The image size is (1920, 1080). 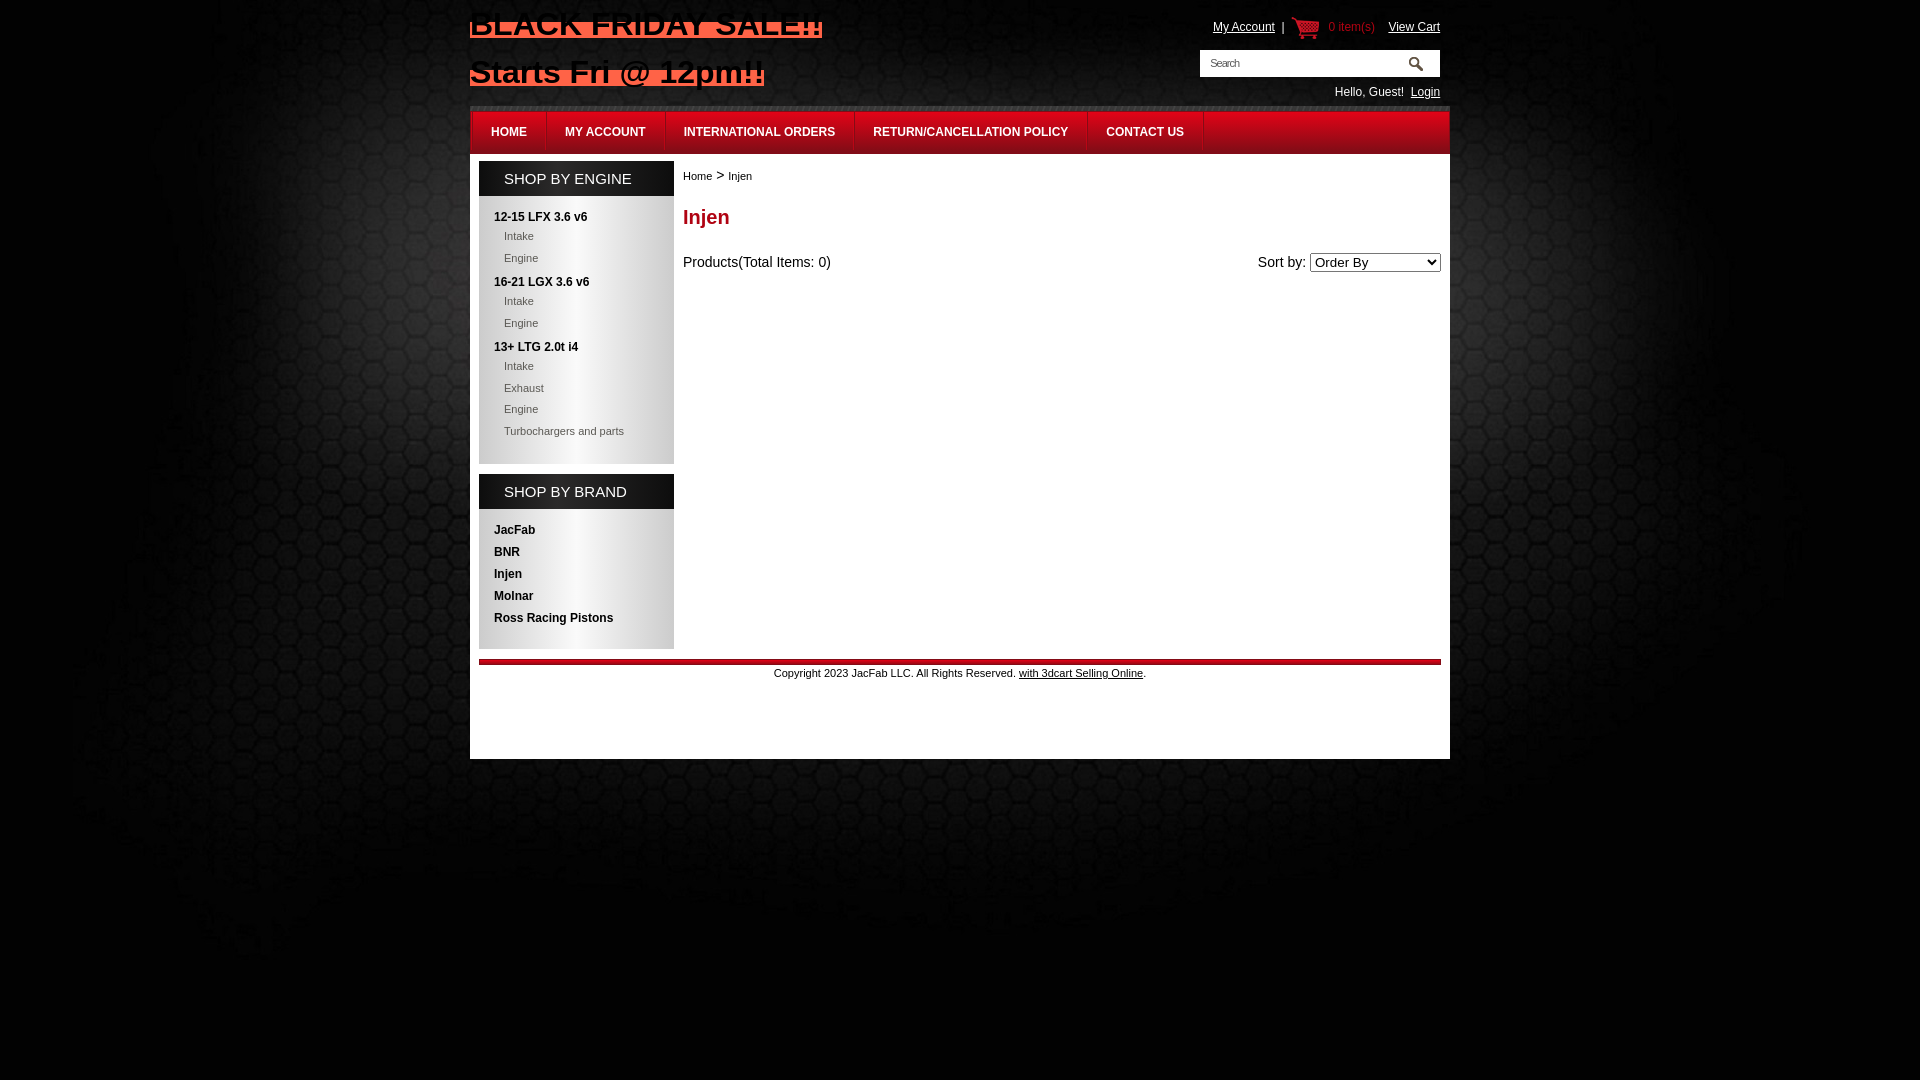 What do you see at coordinates (575, 388) in the screenshot?
I see `'Exhaust'` at bounding box center [575, 388].